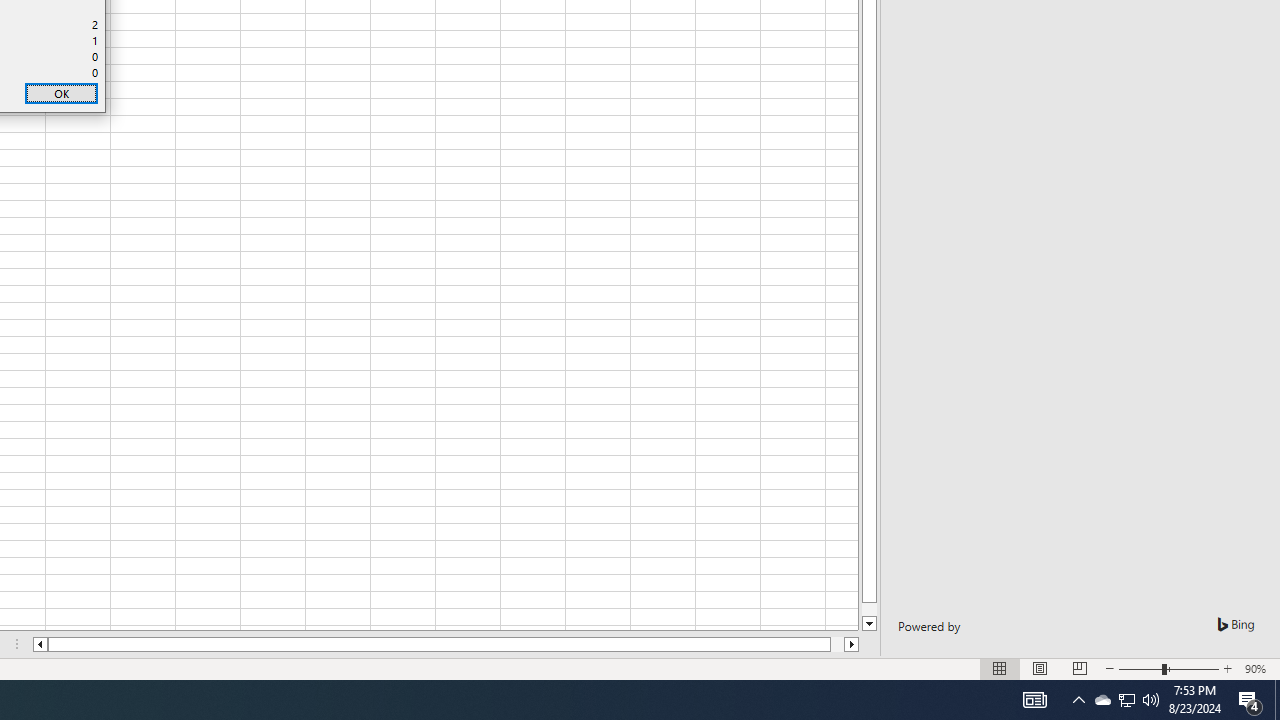 The height and width of the screenshot is (720, 1280). Describe the element at coordinates (61, 93) in the screenshot. I see `'OK'` at that location.